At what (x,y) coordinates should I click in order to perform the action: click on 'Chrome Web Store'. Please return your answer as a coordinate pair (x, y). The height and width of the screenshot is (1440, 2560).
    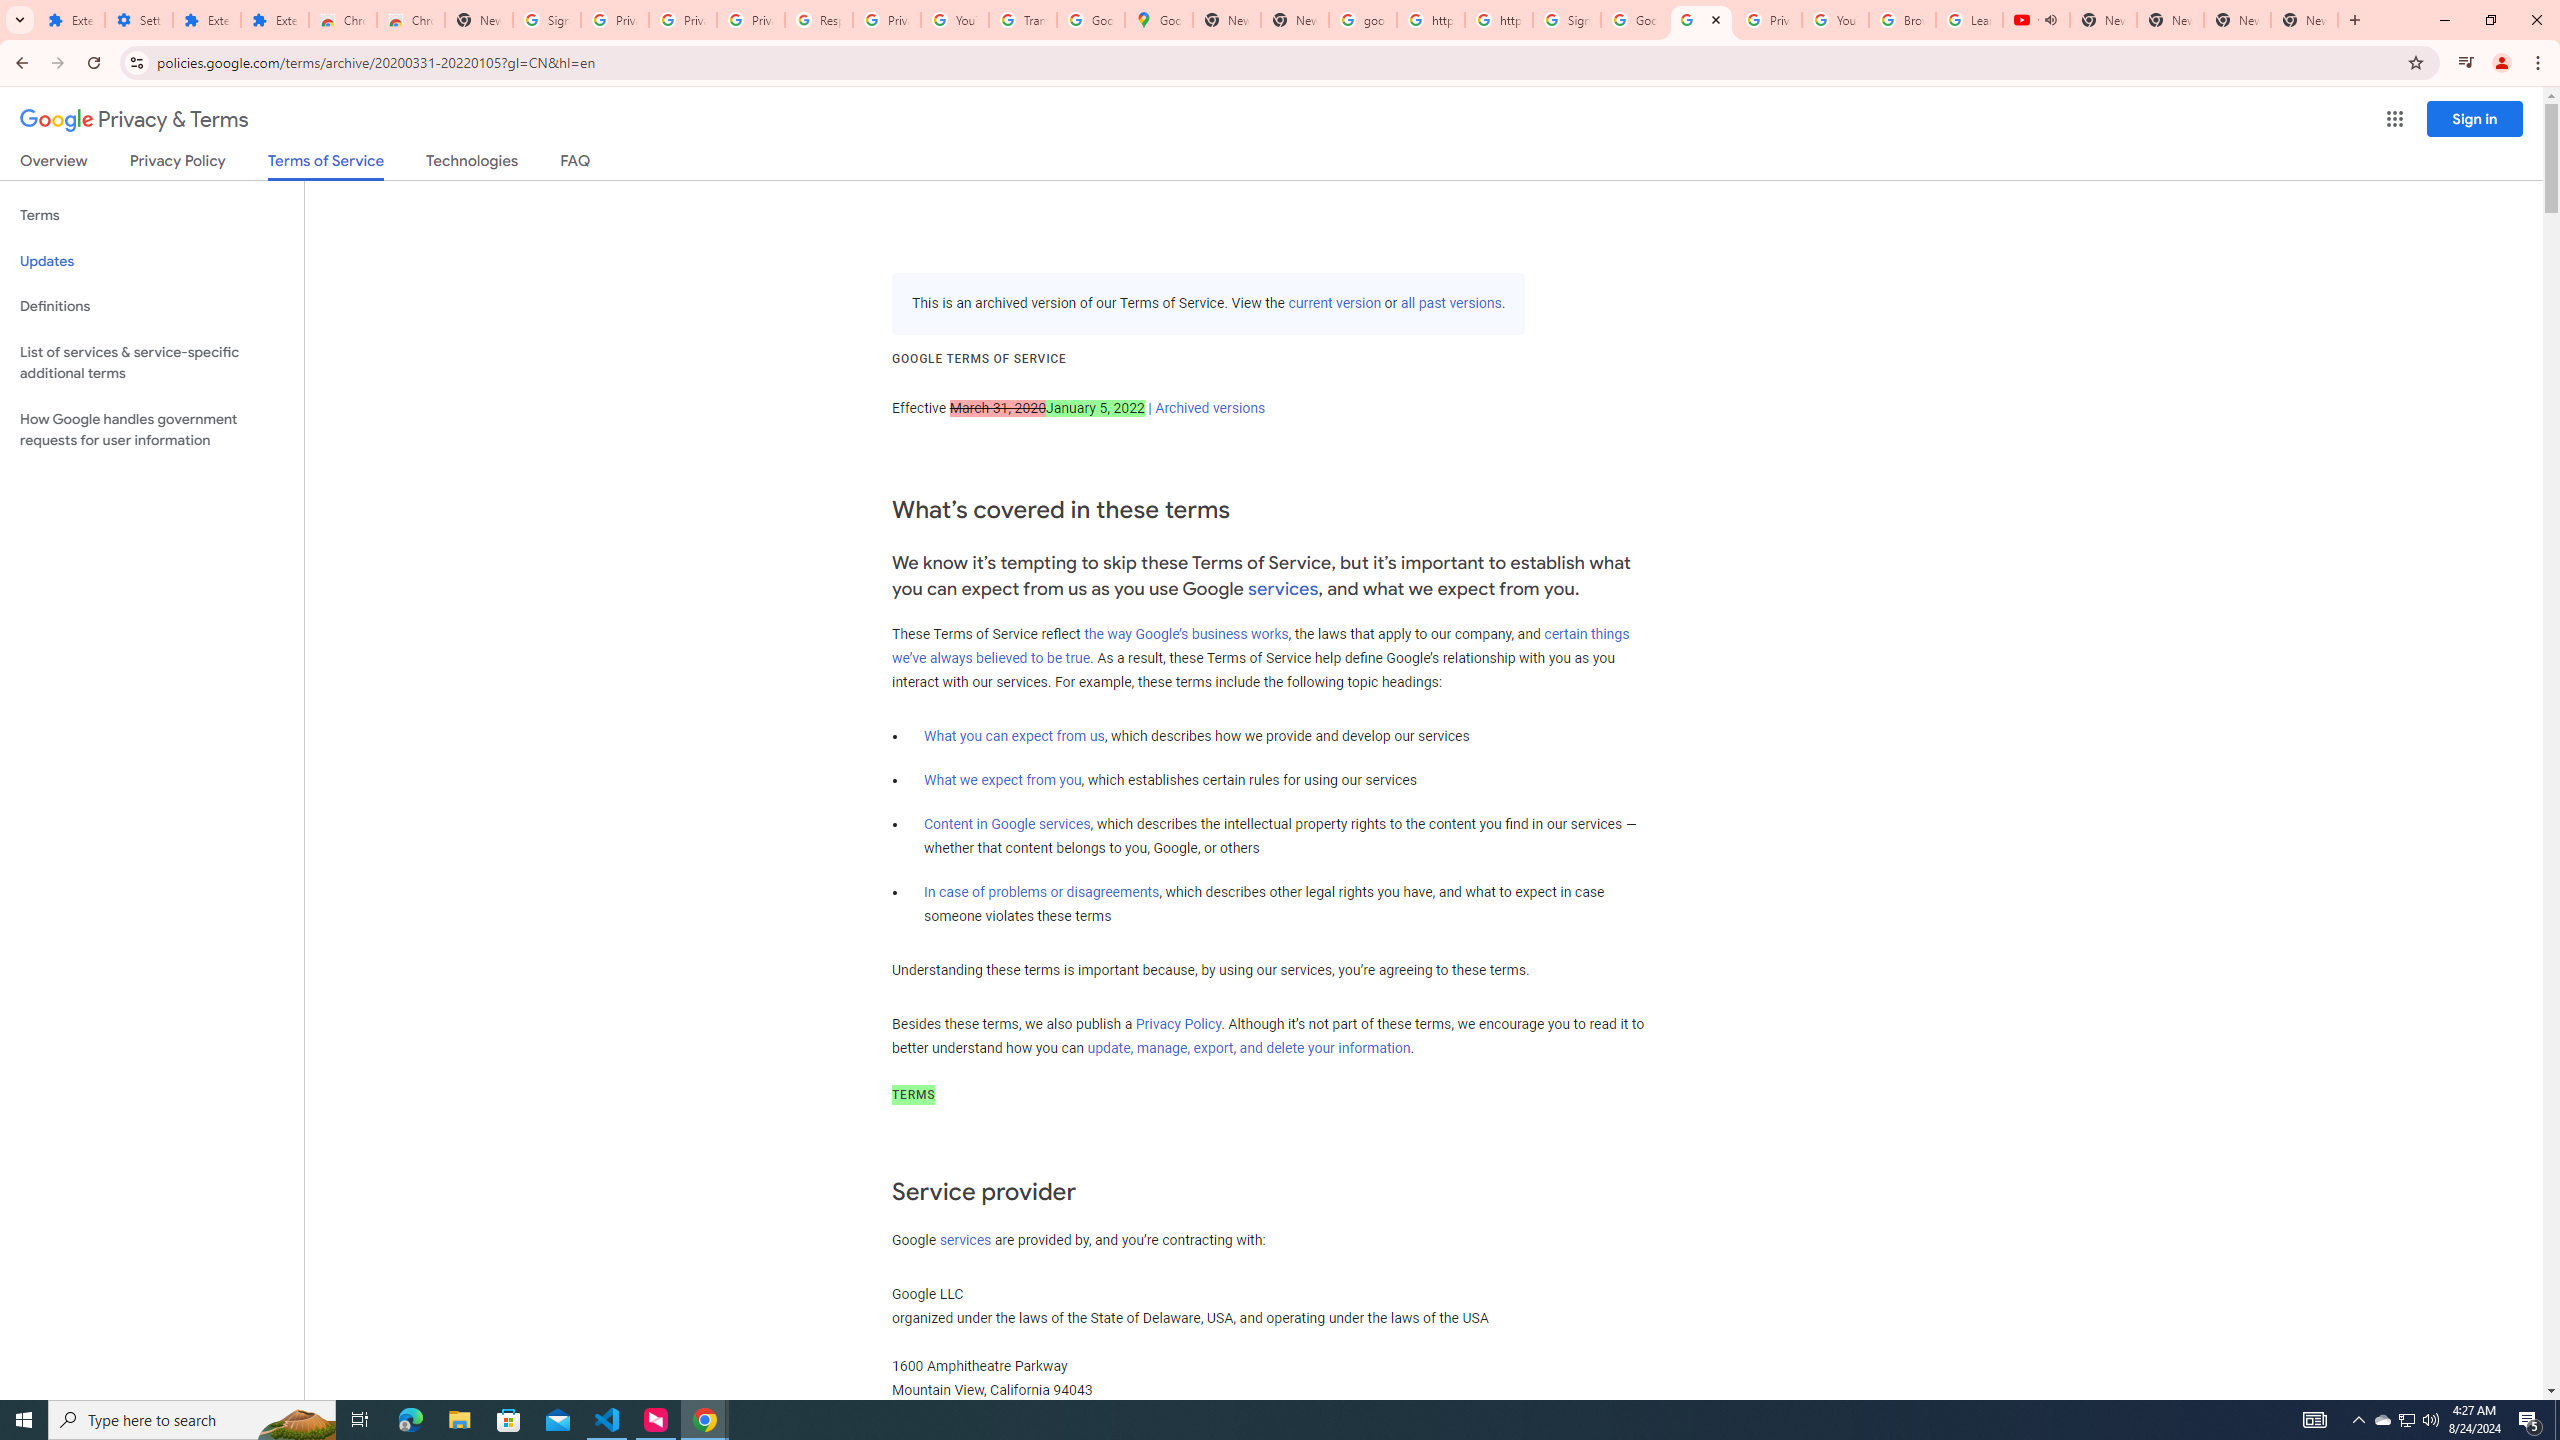
    Looking at the image, I should click on (342, 19).